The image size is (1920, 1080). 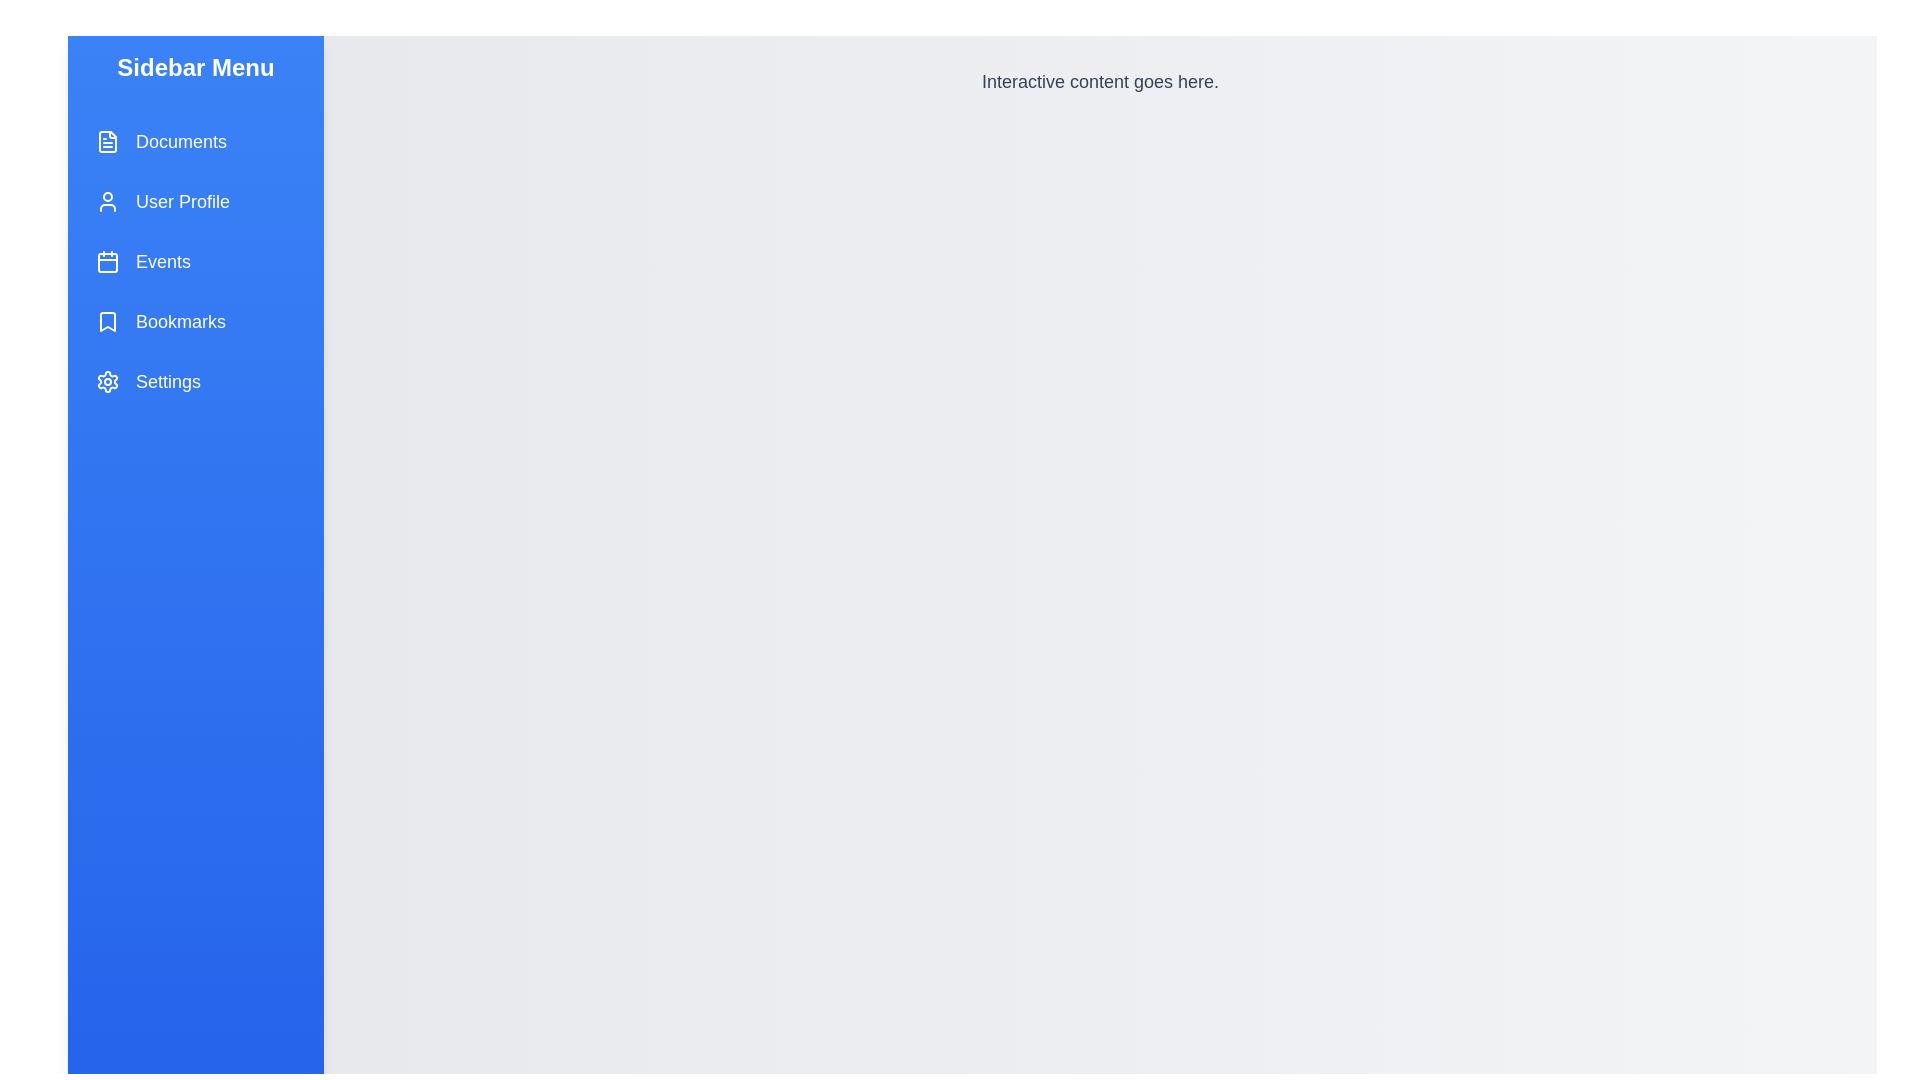 What do you see at coordinates (196, 201) in the screenshot?
I see `the menu item labeled User Profile to observe its hover effect` at bounding box center [196, 201].